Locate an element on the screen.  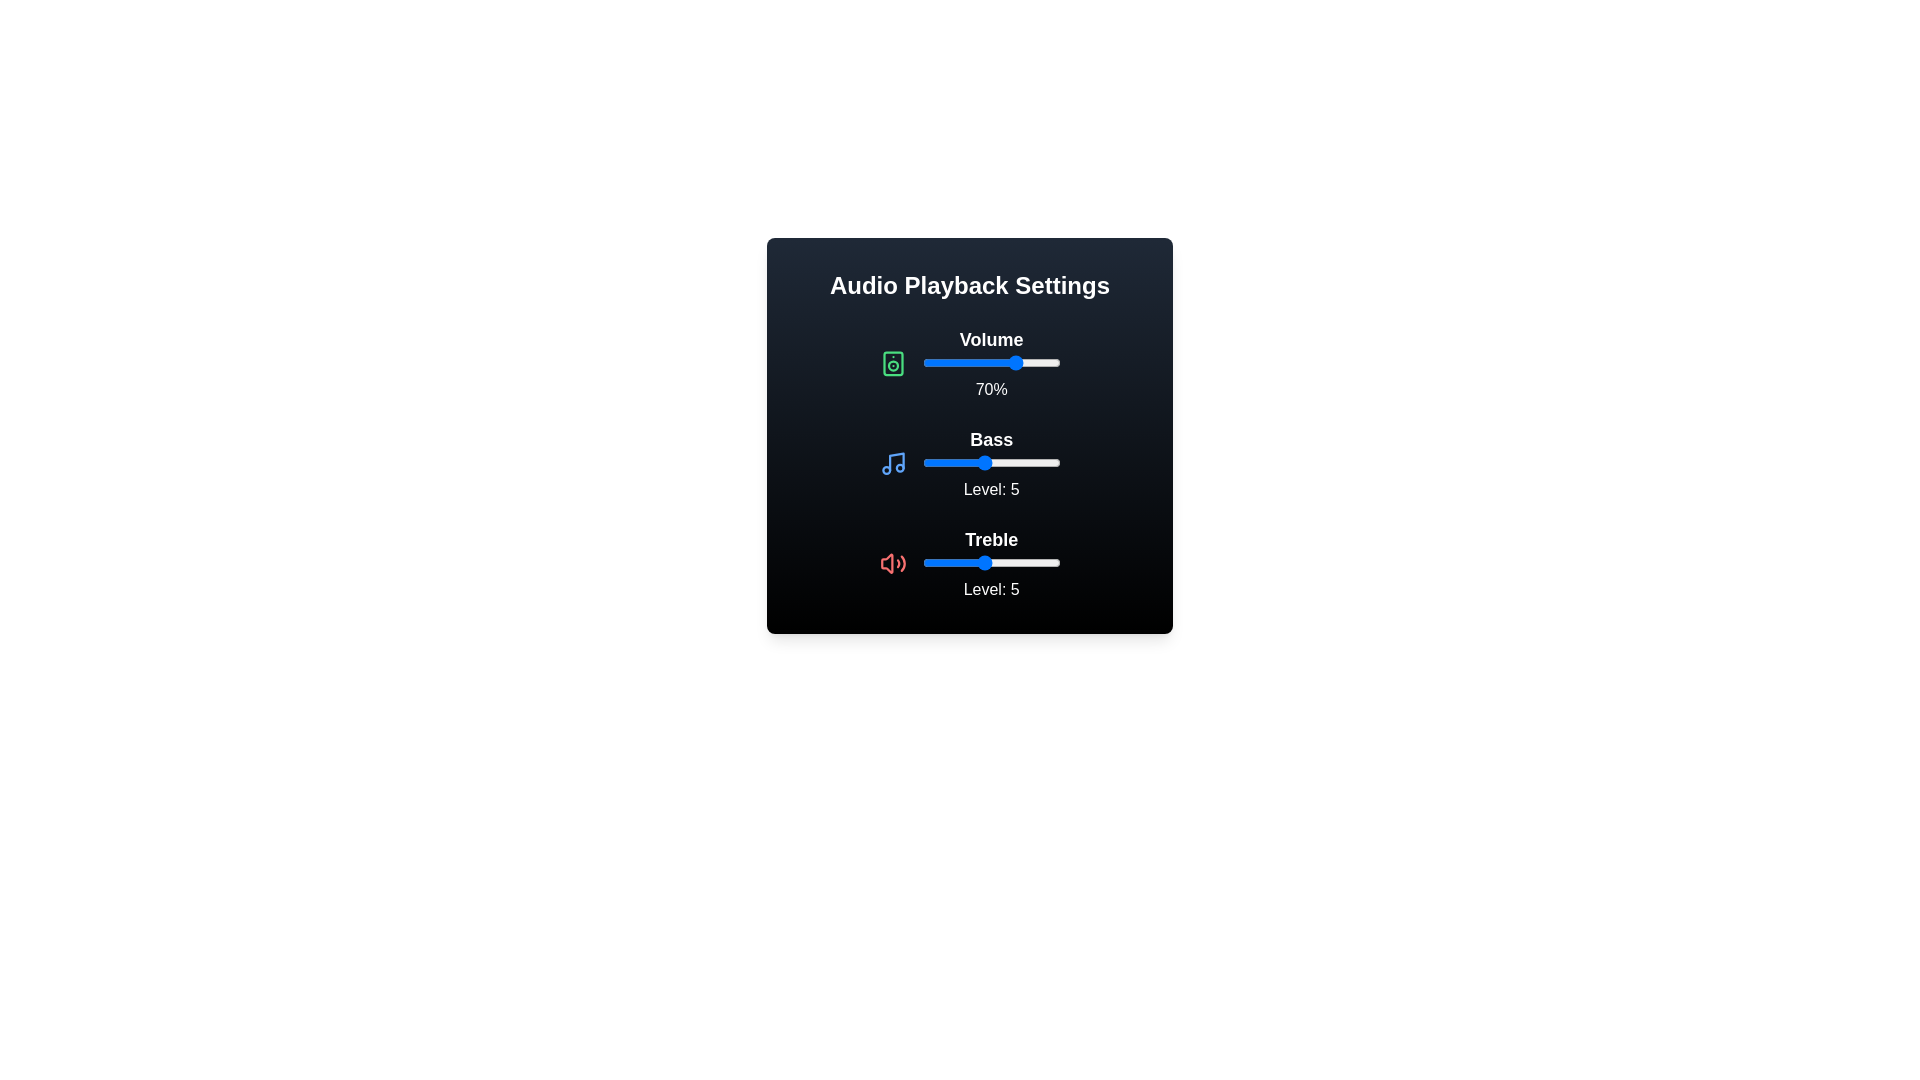
the control panel sliders and icons for audio playback settings, which include volume, bass, and treble adjustments is located at coordinates (969, 434).